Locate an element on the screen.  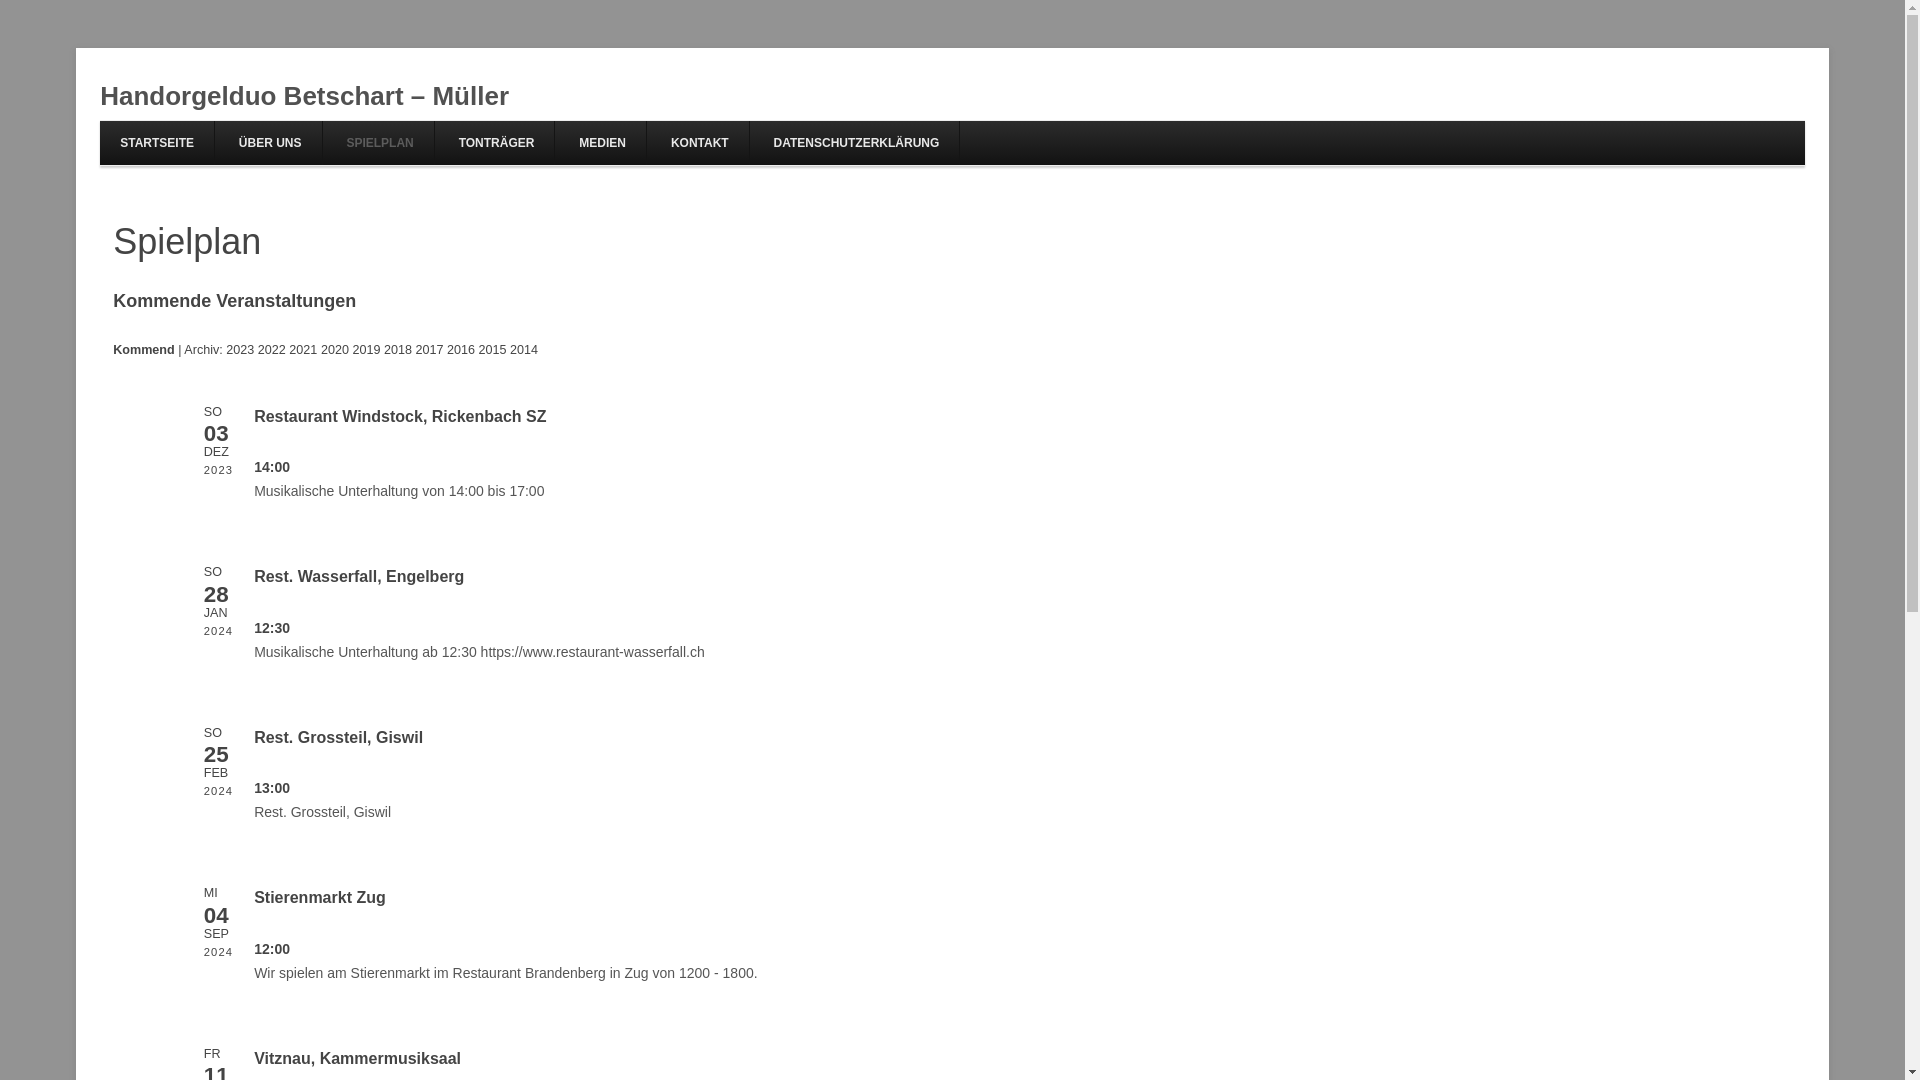
'2021' is located at coordinates (301, 349).